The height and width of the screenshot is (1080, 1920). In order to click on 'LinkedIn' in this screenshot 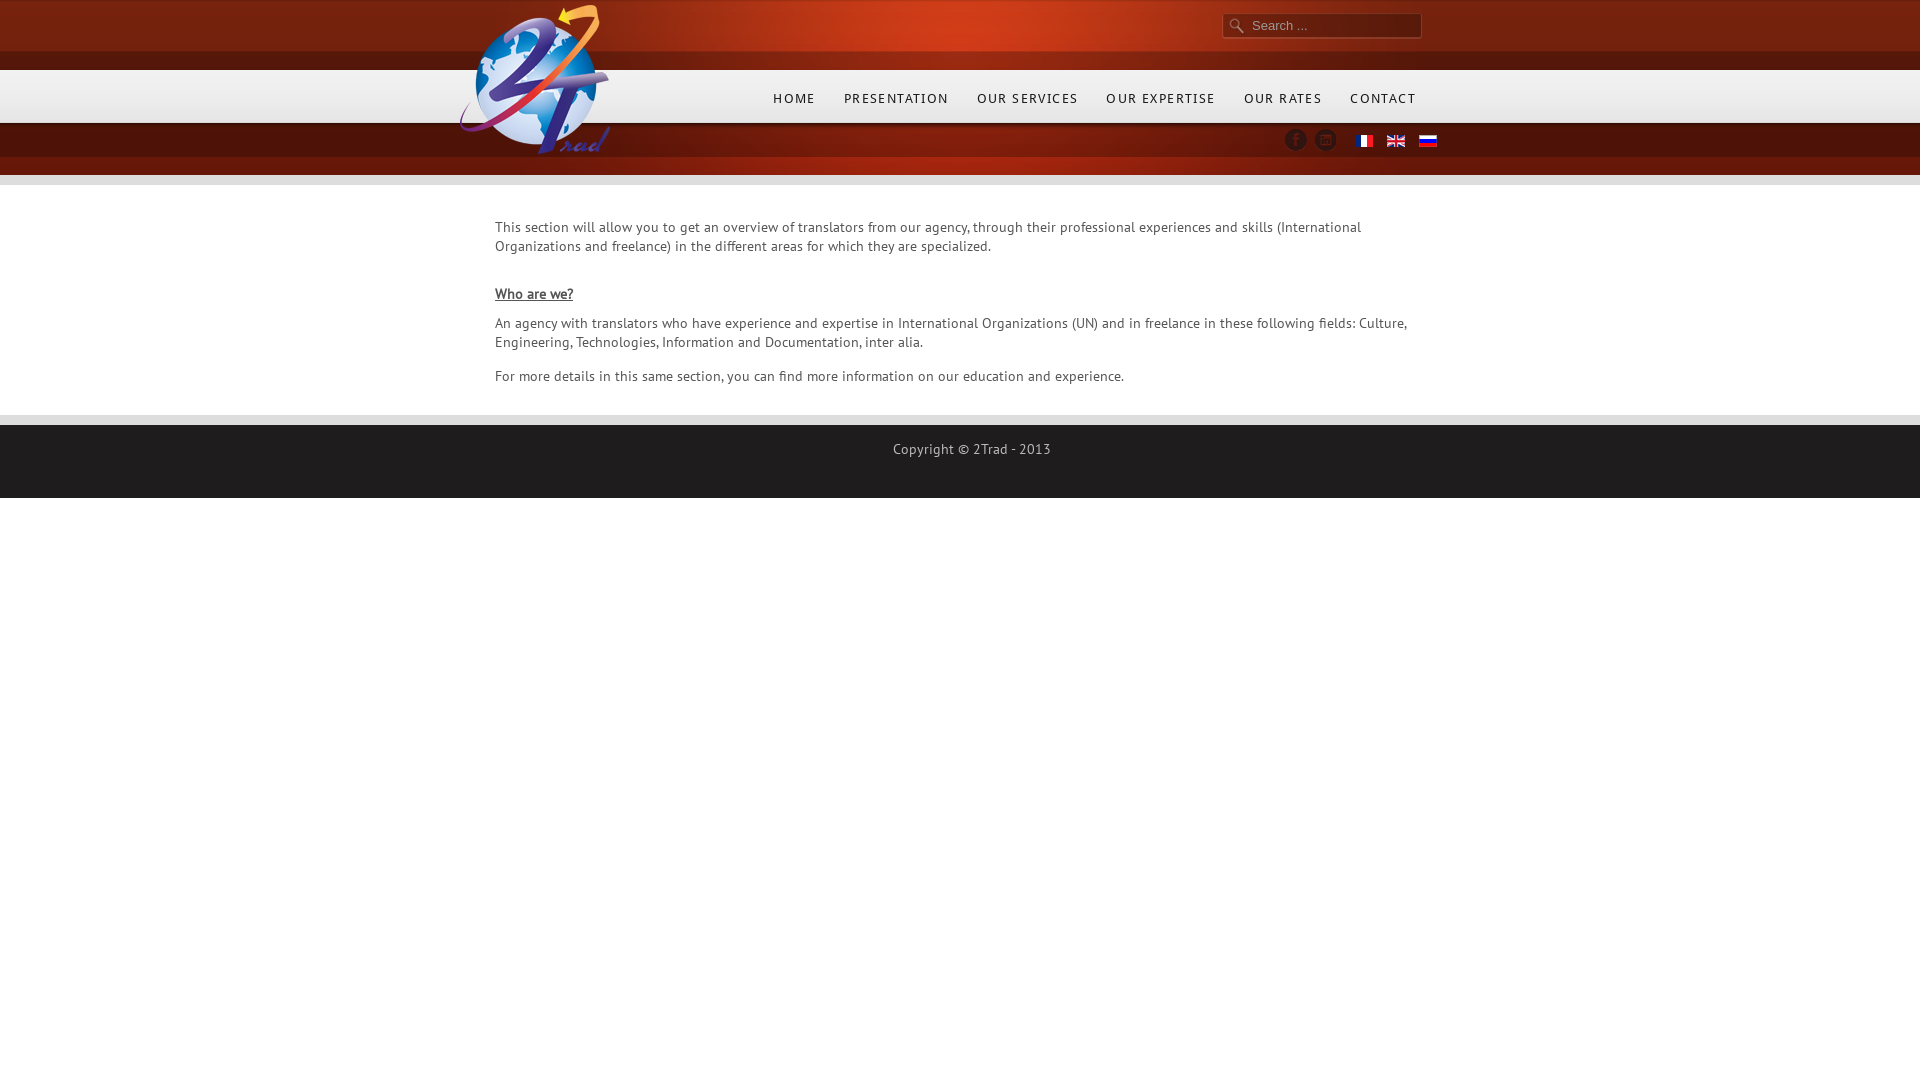, I will do `click(1324, 138)`.